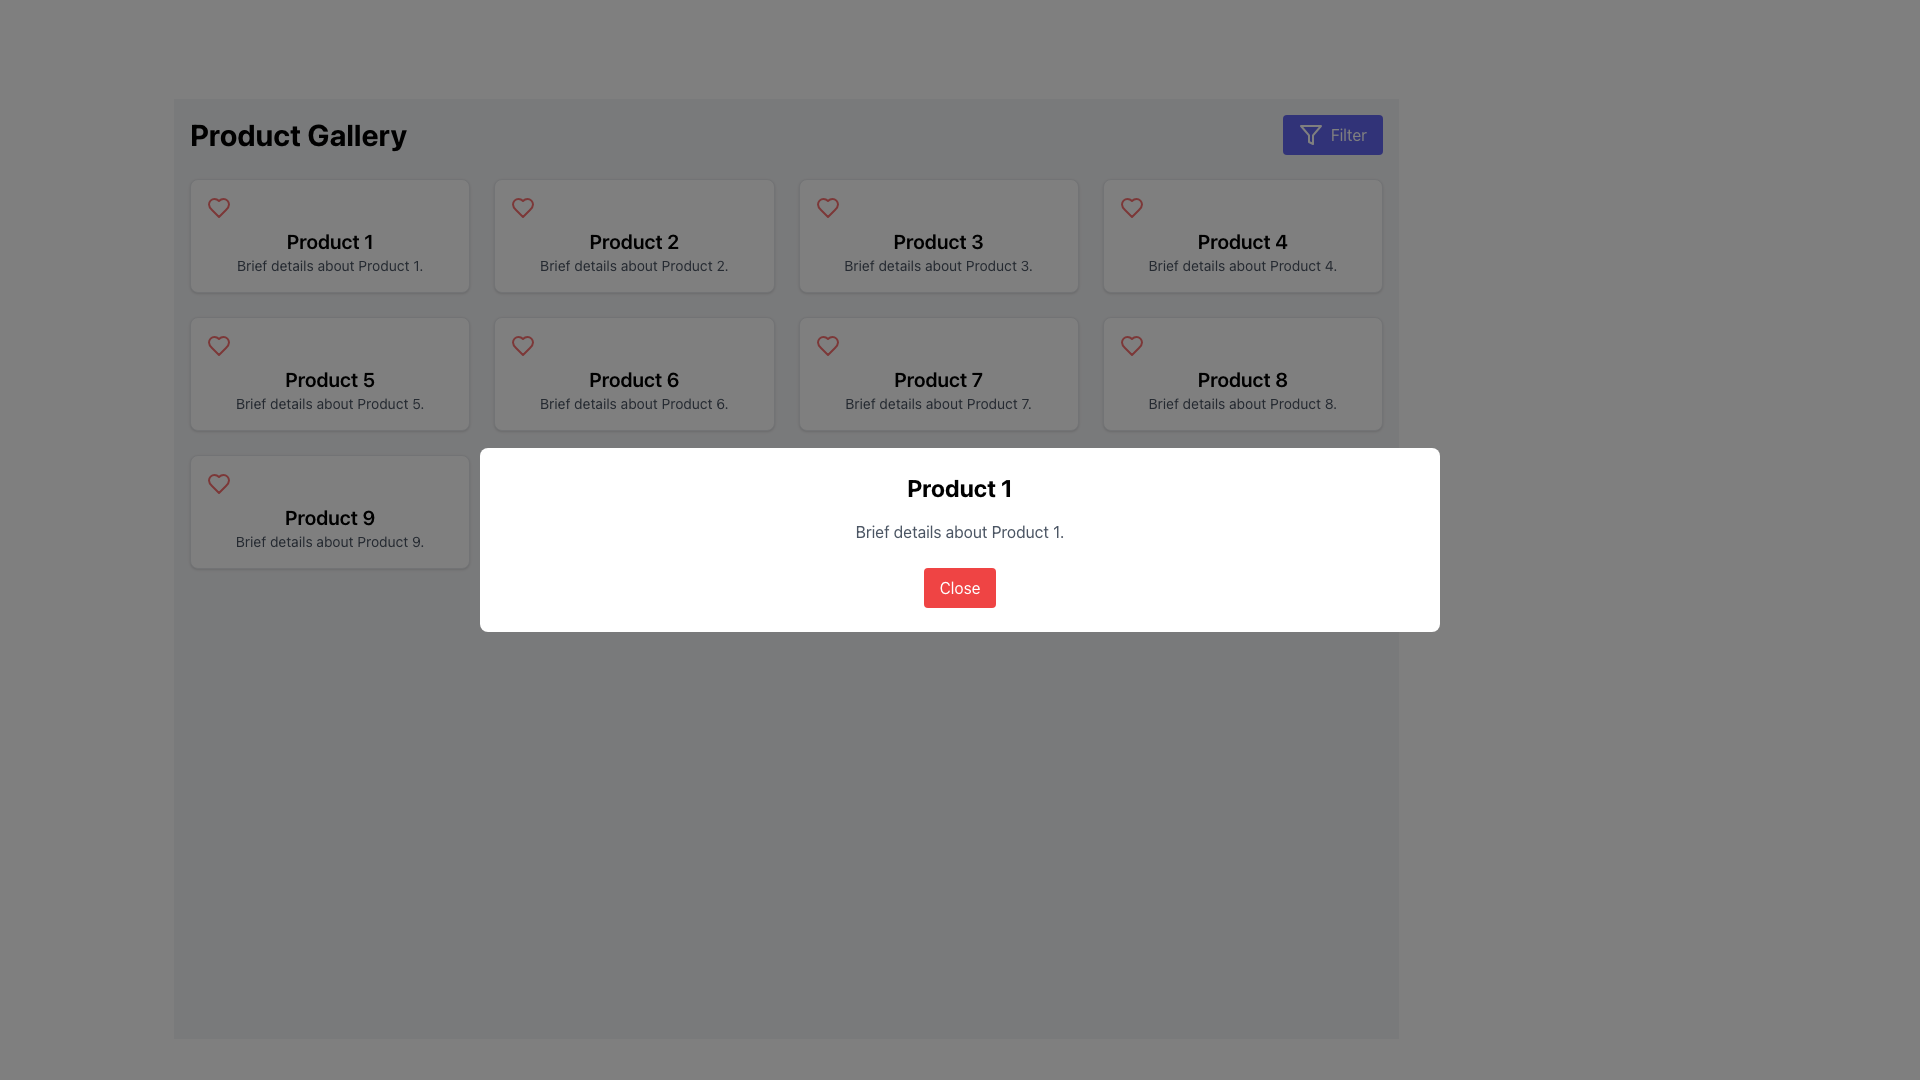 The image size is (1920, 1080). Describe the element at coordinates (937, 265) in the screenshot. I see `the textual description element that reads 'Brief details about Product 3.' which is styled with a small font and light gray color, located beneath the title 'Product 3.'` at that location.